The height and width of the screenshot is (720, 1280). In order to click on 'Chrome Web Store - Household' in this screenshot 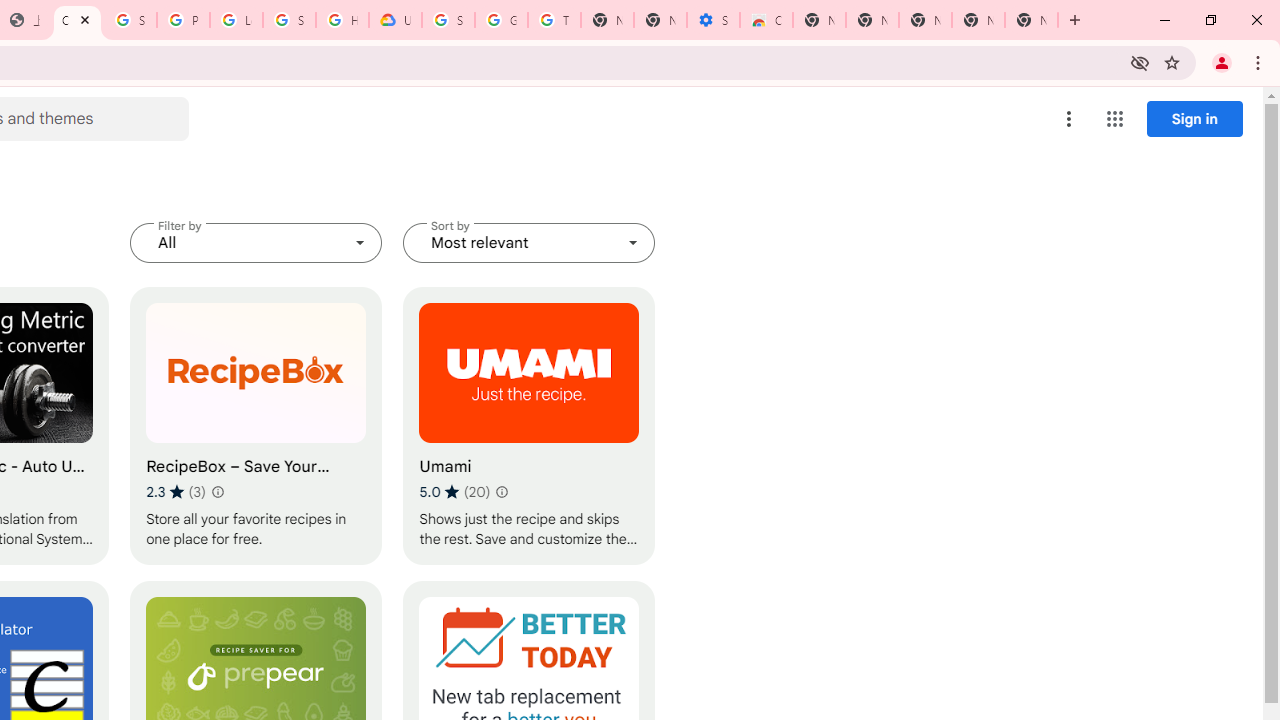, I will do `click(77, 20)`.